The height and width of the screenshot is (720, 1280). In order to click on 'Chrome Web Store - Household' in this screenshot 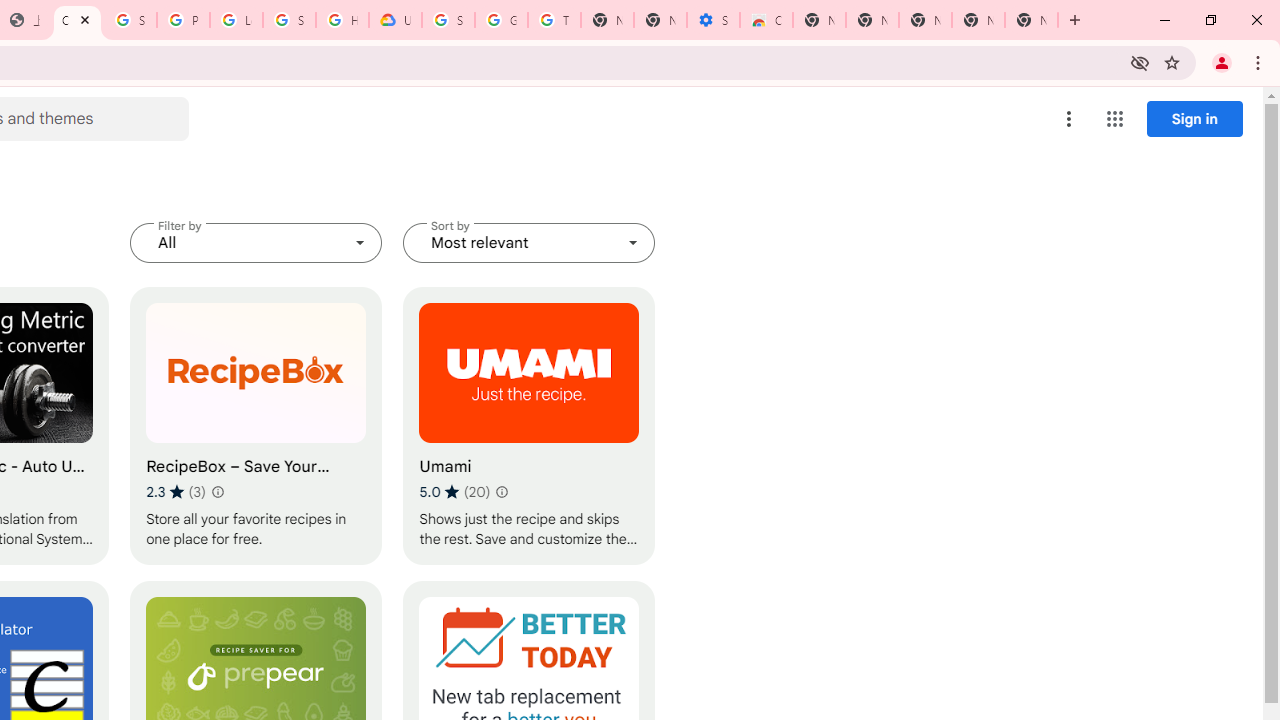, I will do `click(77, 20)`.